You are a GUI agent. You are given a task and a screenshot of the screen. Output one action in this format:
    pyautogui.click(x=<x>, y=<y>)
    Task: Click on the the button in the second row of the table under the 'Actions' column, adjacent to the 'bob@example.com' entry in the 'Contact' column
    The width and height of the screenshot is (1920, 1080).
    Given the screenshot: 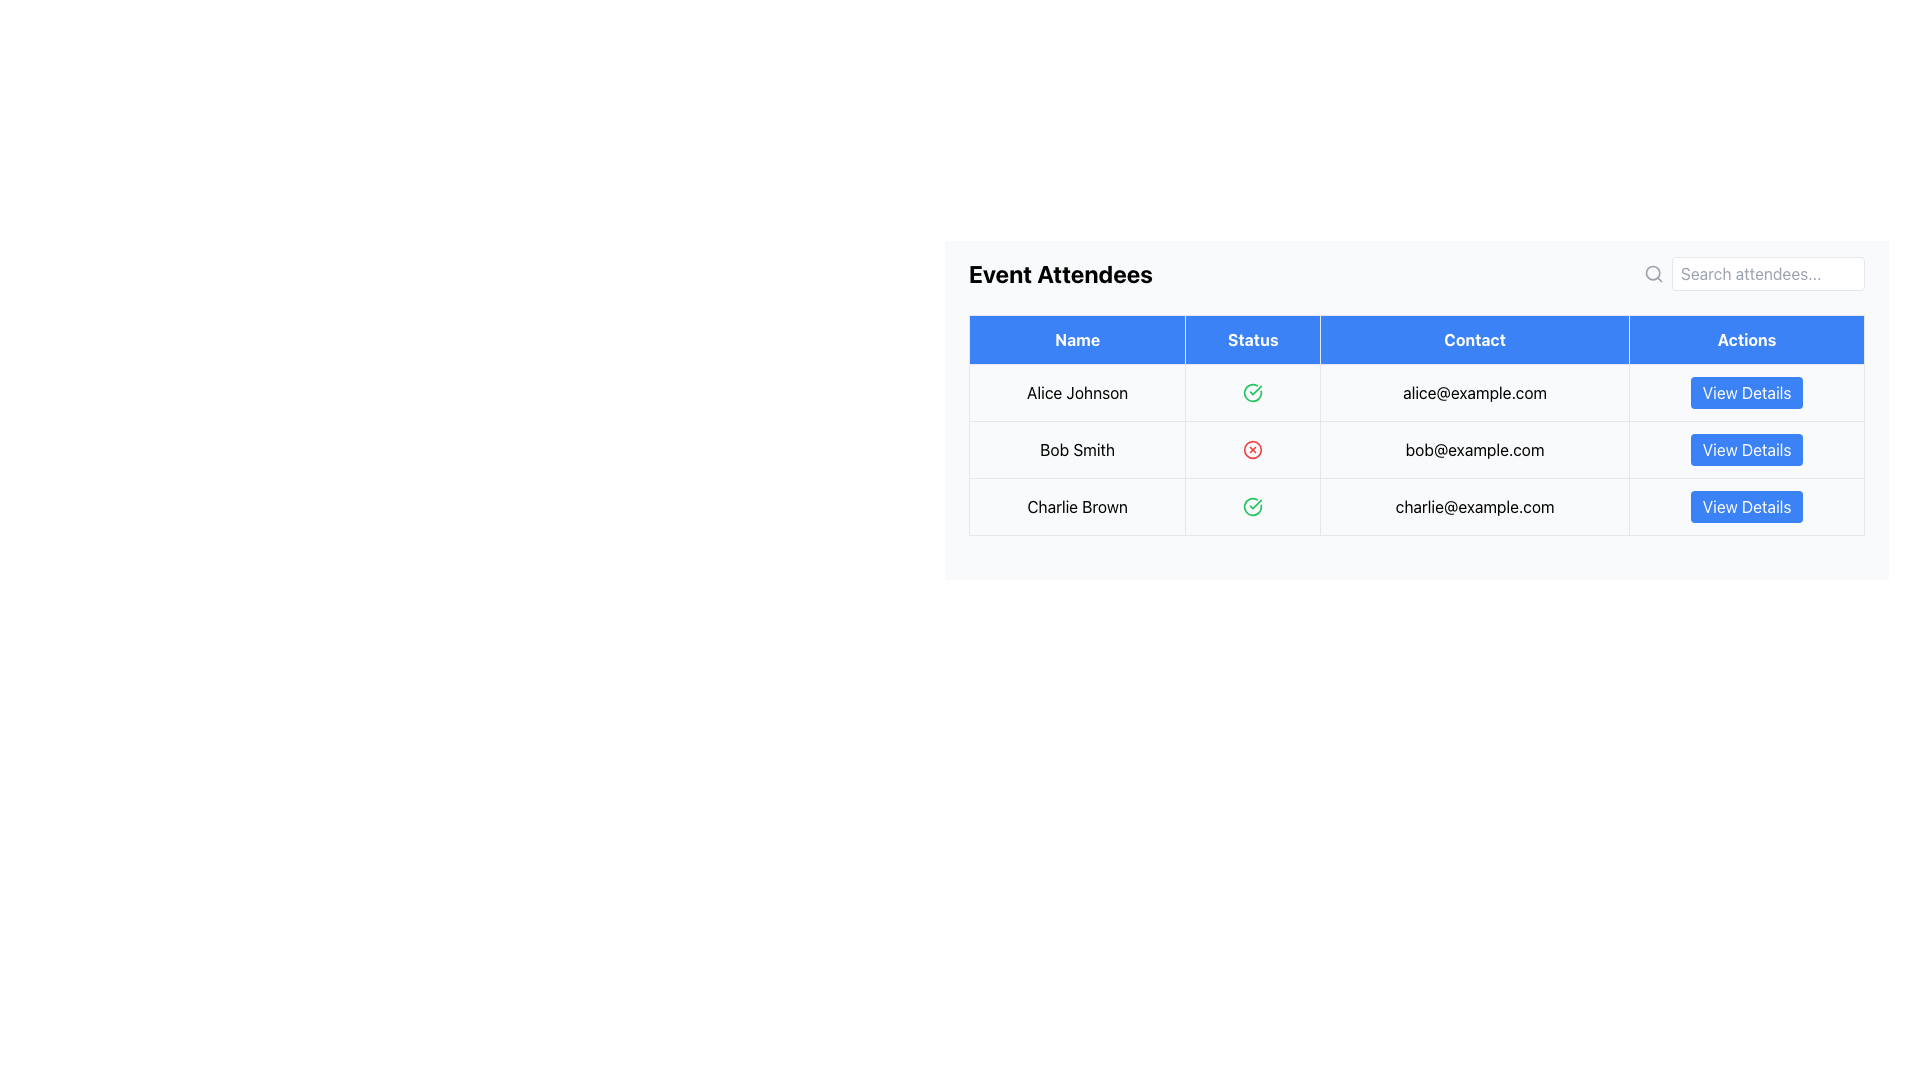 What is the action you would take?
    pyautogui.click(x=1746, y=450)
    